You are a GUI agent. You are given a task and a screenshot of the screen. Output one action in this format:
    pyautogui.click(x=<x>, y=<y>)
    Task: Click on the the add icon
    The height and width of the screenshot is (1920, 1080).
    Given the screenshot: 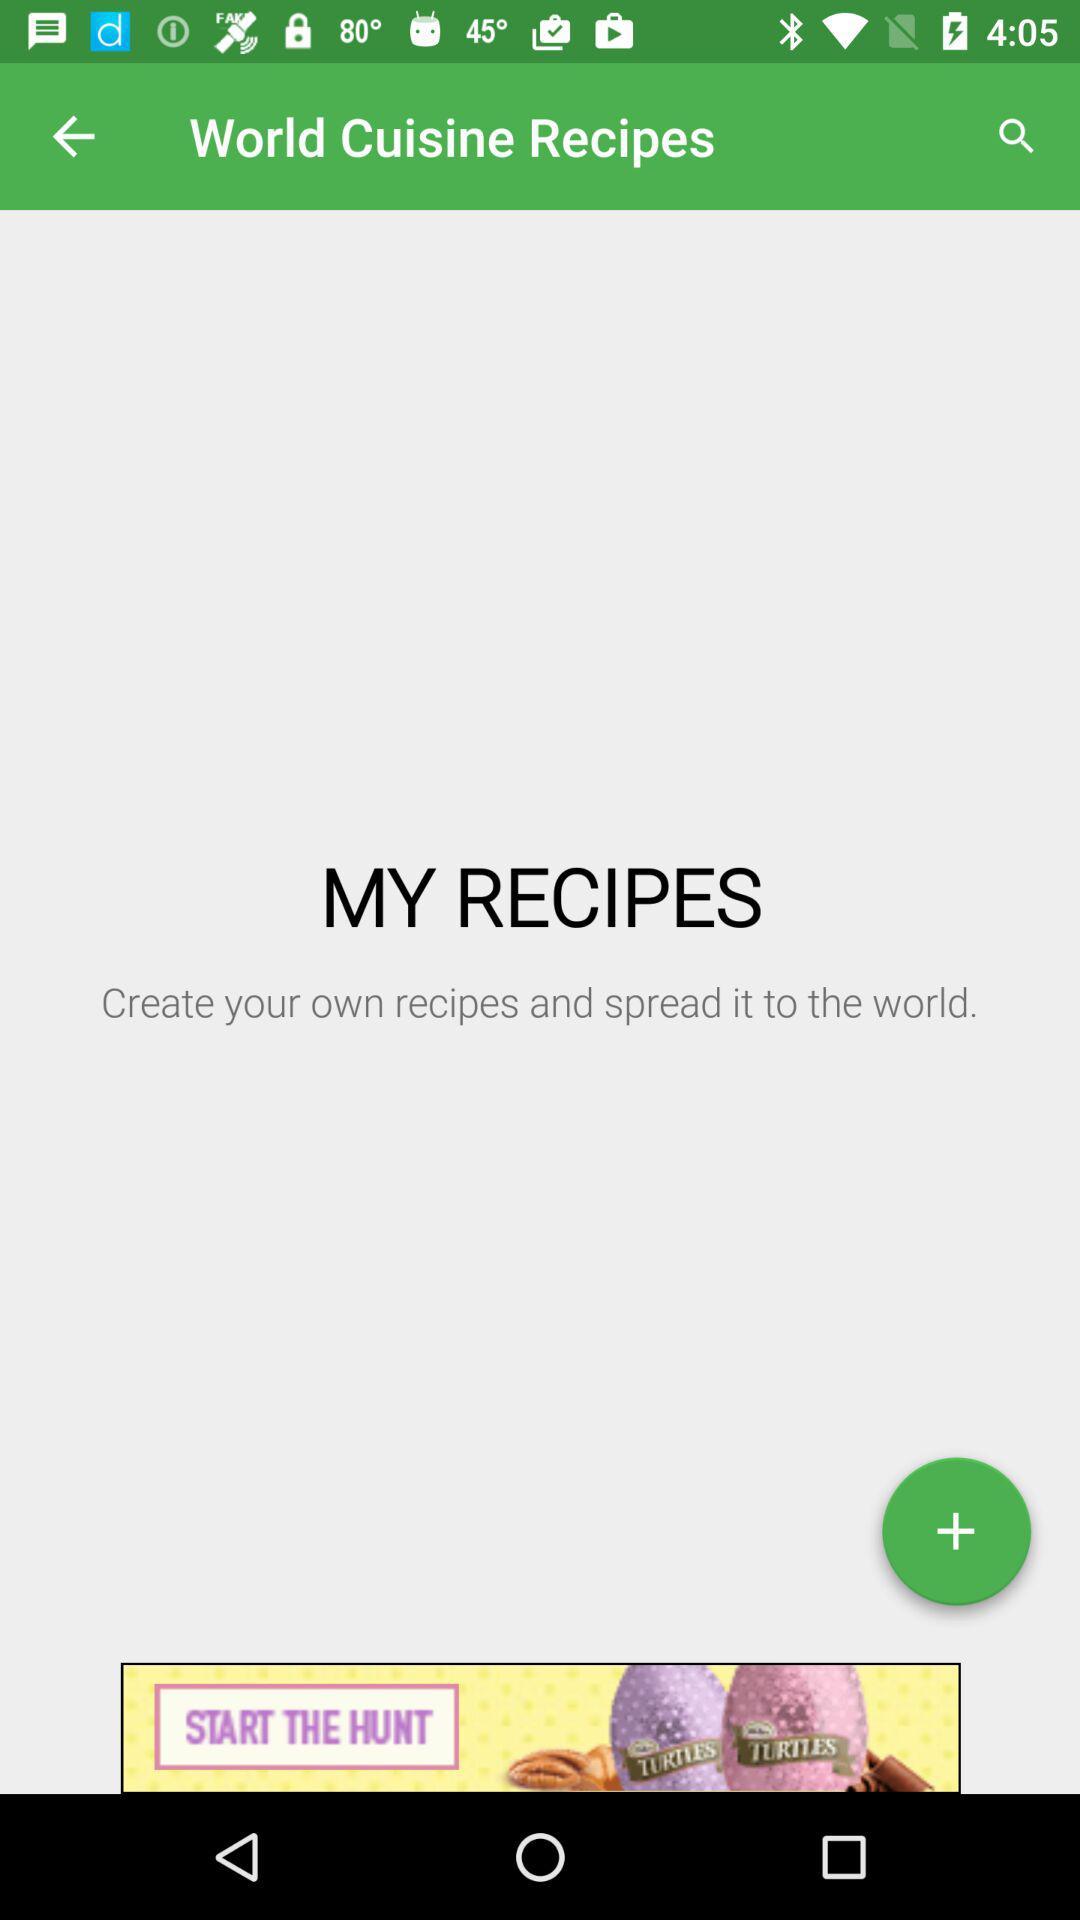 What is the action you would take?
    pyautogui.click(x=955, y=1538)
    